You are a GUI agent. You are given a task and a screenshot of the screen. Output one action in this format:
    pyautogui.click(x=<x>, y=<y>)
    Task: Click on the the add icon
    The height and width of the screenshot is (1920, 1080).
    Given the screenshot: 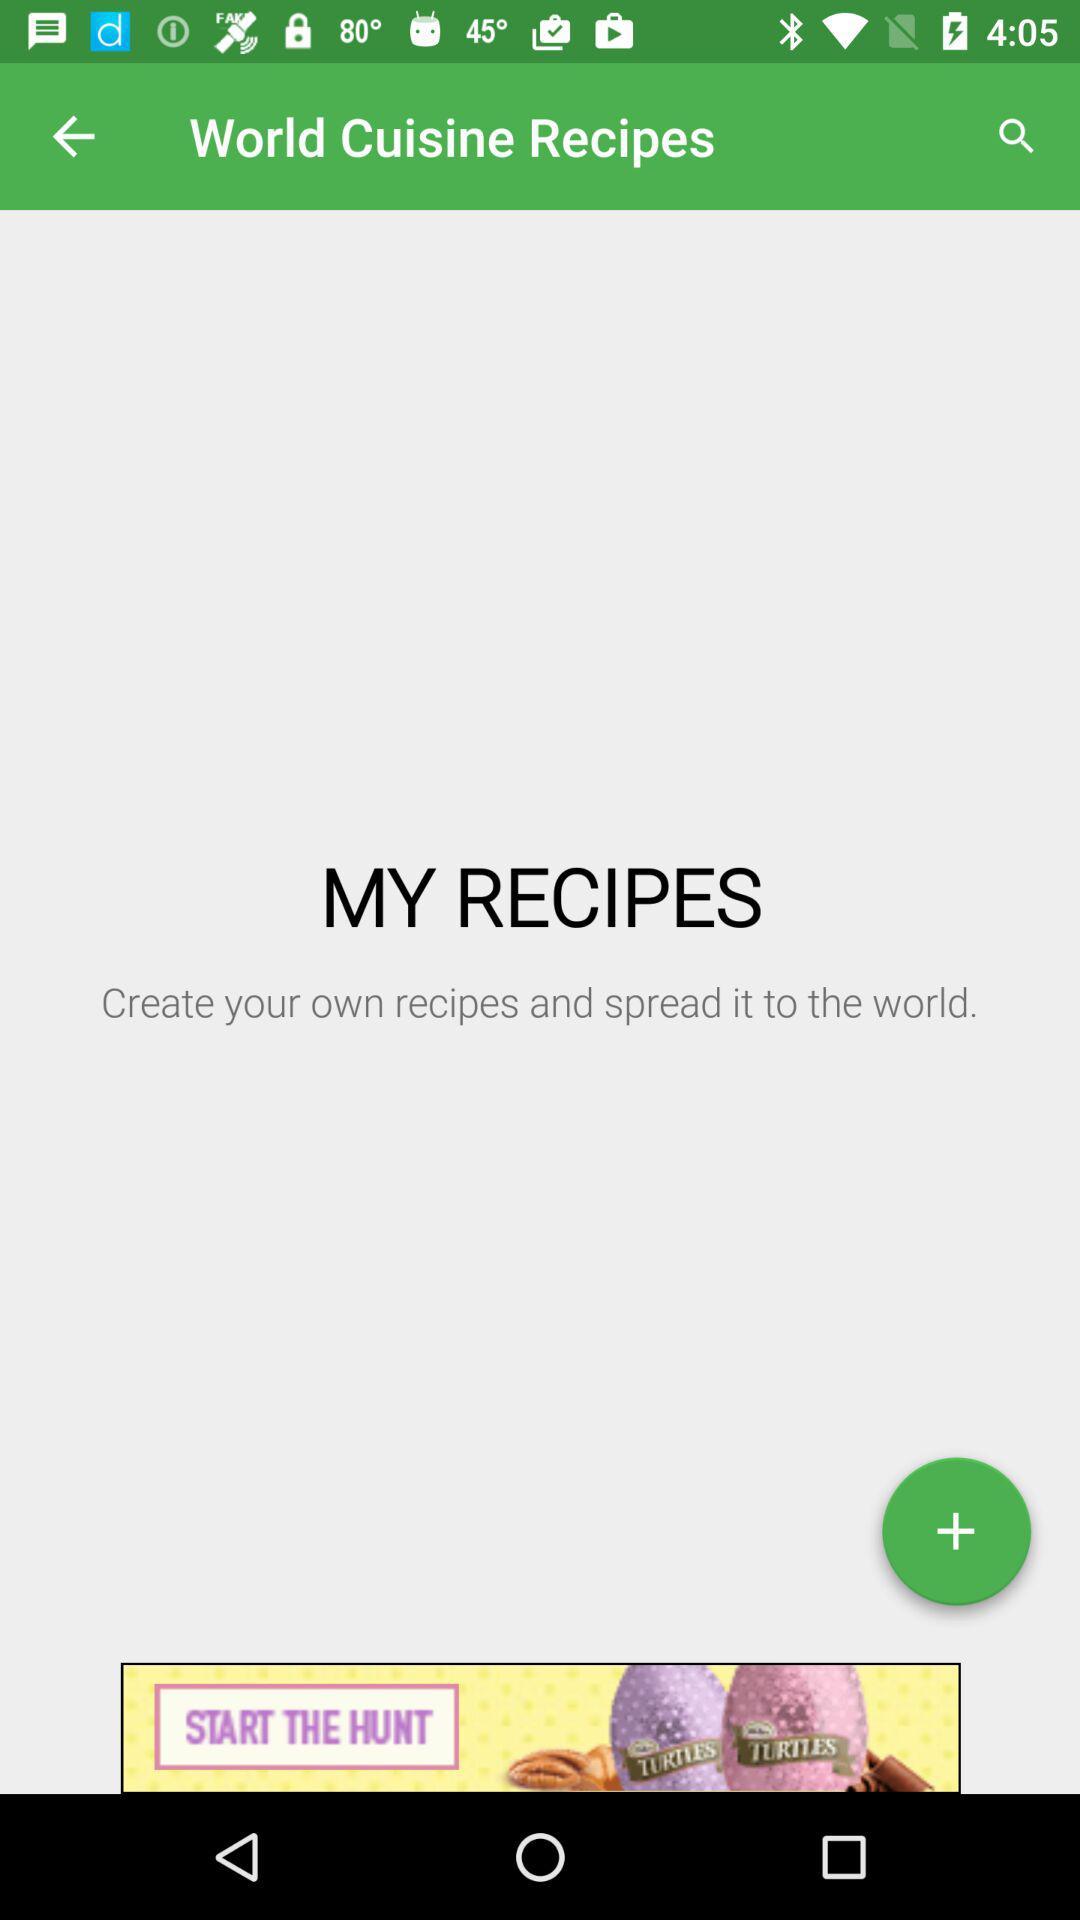 What is the action you would take?
    pyautogui.click(x=955, y=1538)
    